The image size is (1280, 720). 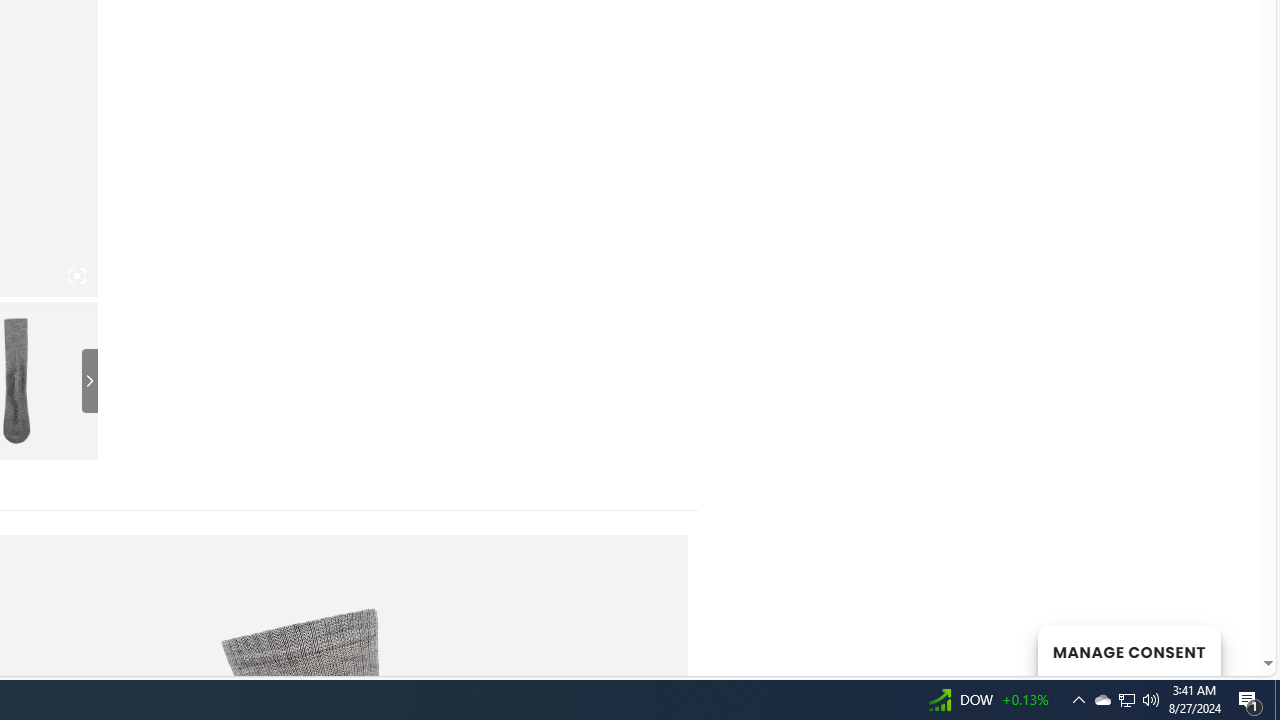 What do you see at coordinates (76, 276) in the screenshot?
I see `'Class: iconic-woothumbs-fullscreen'` at bounding box center [76, 276].